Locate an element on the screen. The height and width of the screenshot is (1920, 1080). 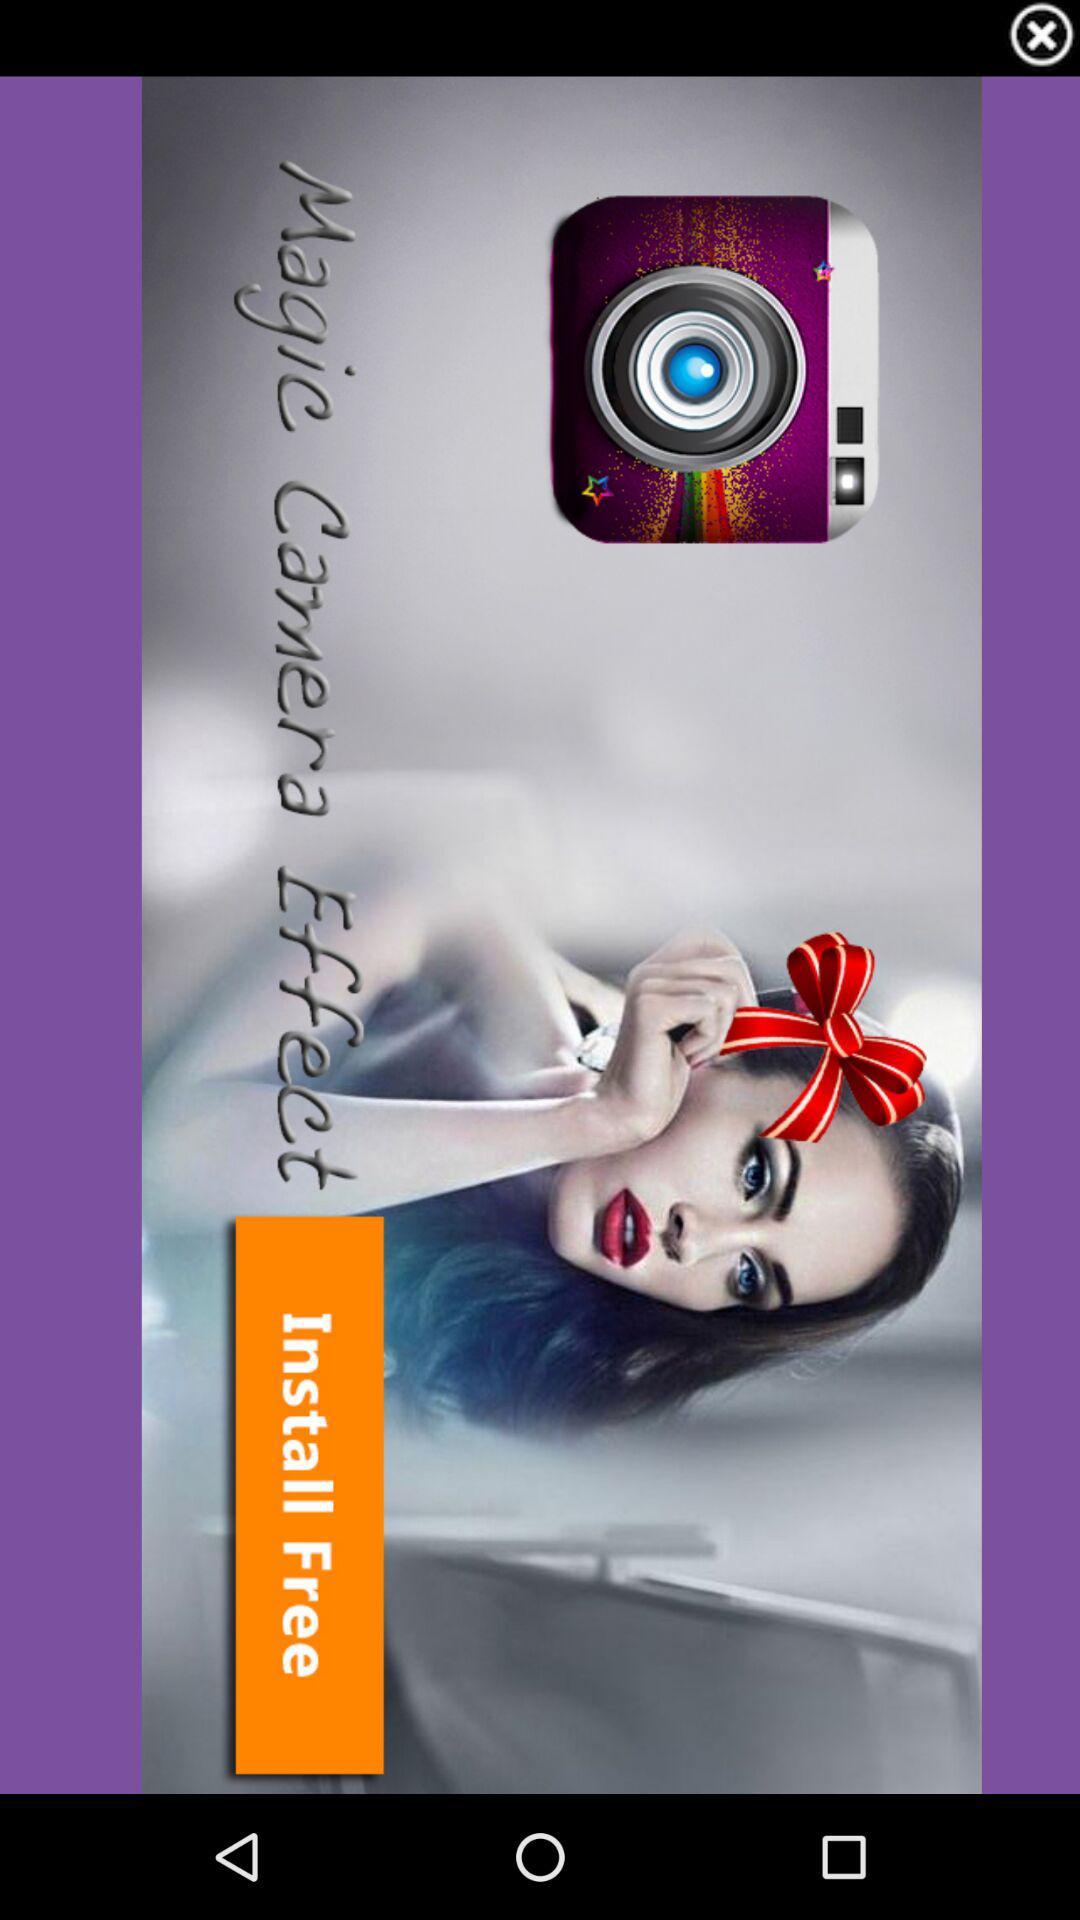
to close tab is located at coordinates (1040, 38).